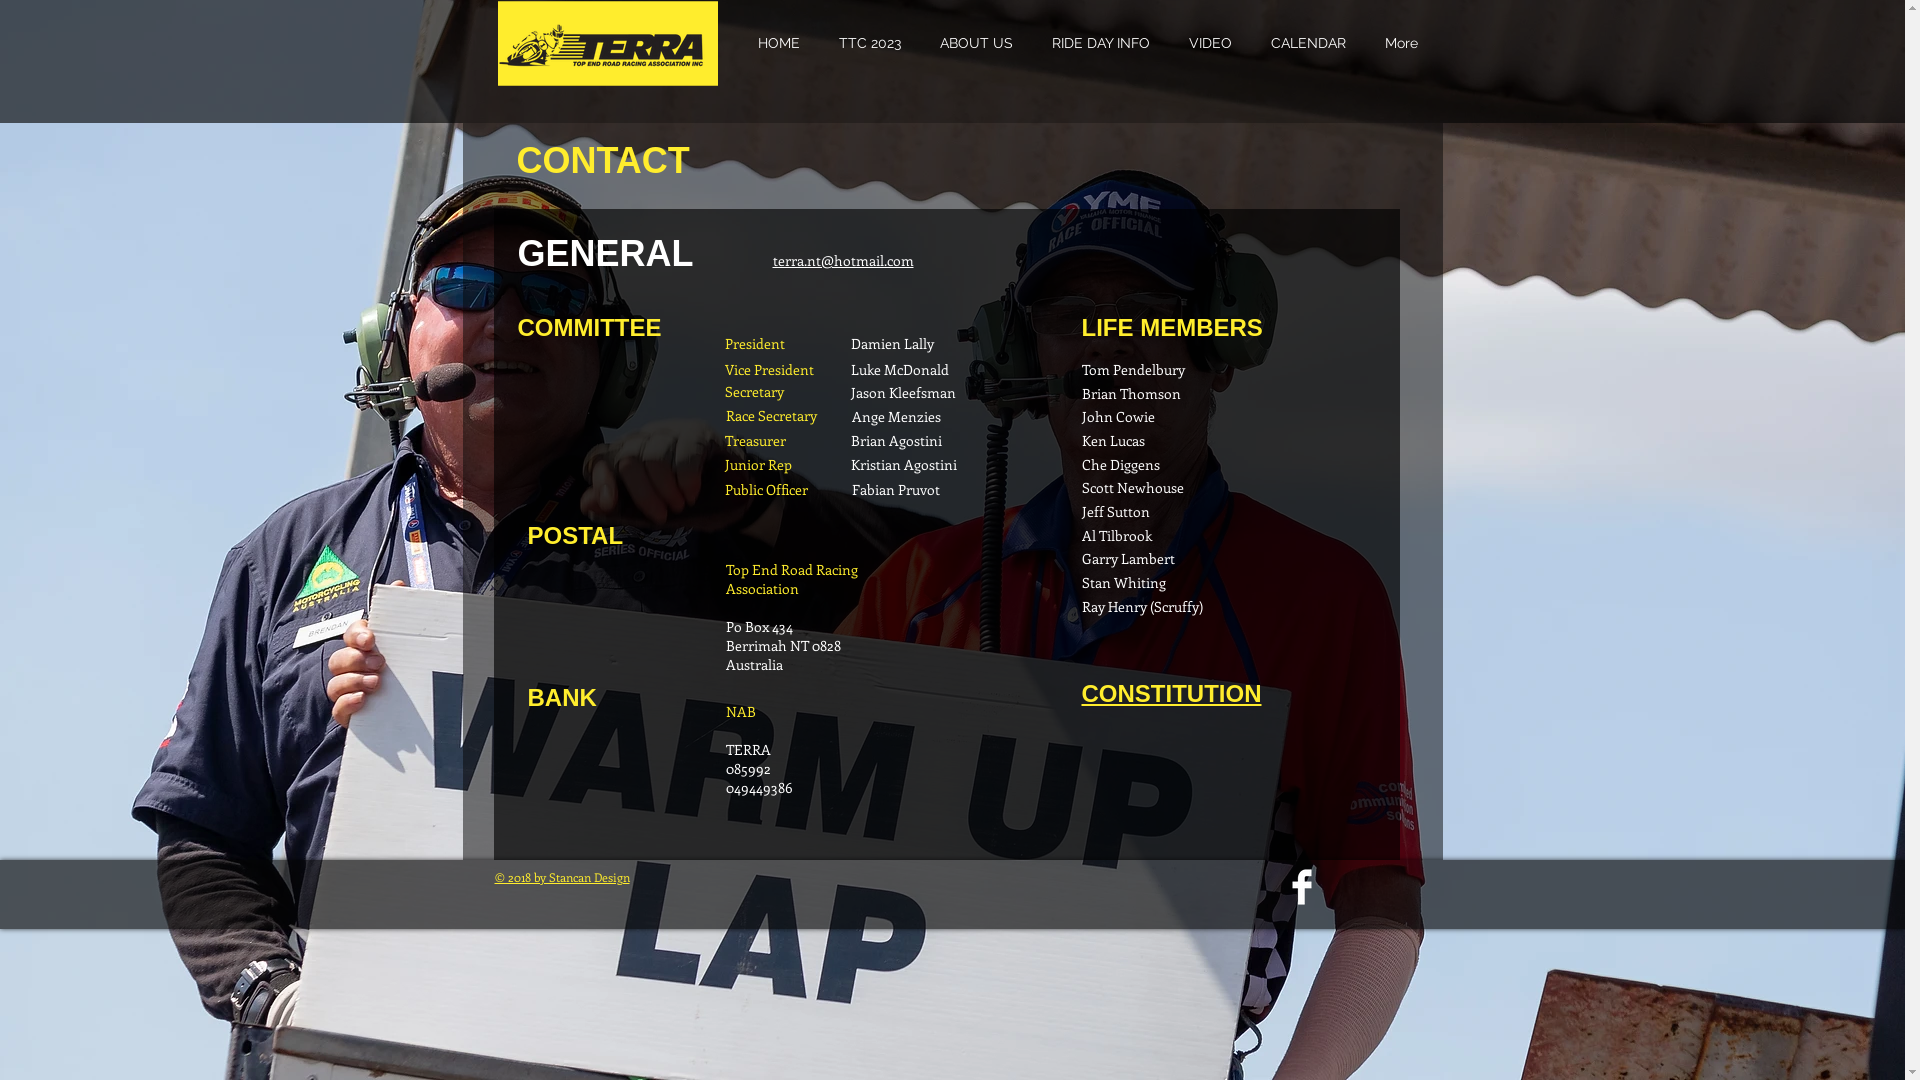  Describe the element at coordinates (975, 43) in the screenshot. I see `'ABOUT US'` at that location.